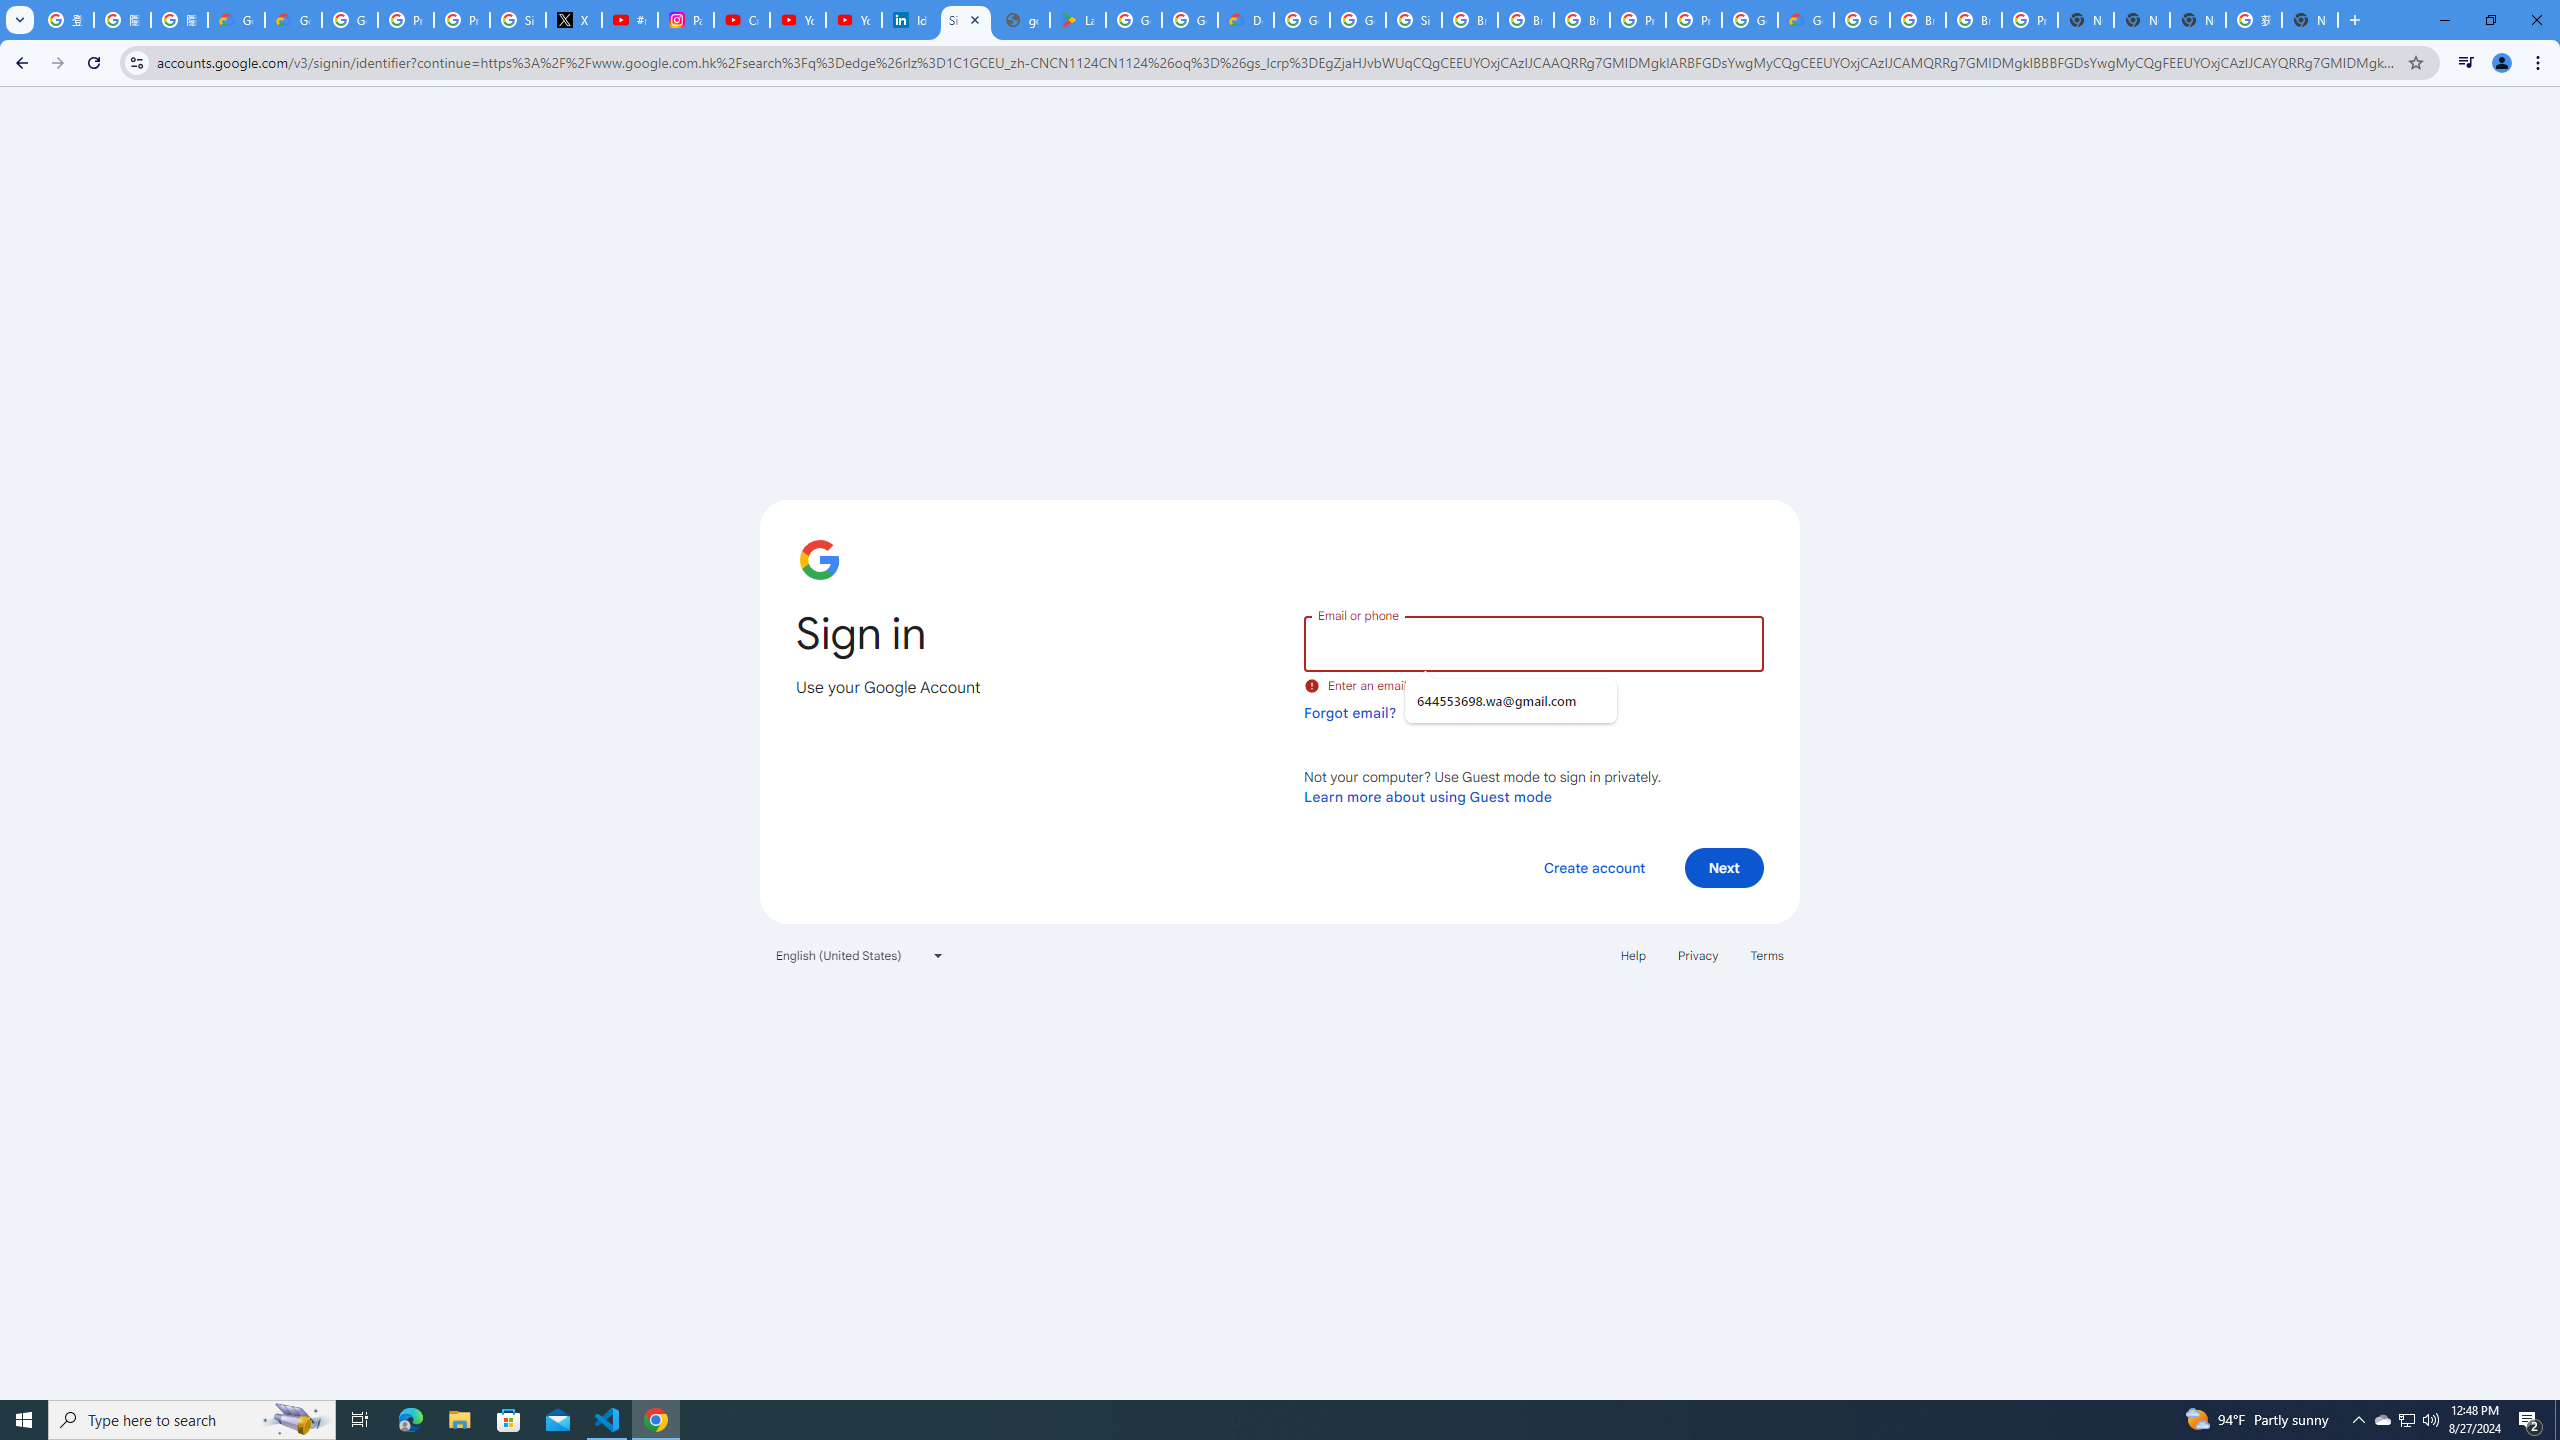 The image size is (2560, 1440). What do you see at coordinates (2310, 19) in the screenshot?
I see `'New Tab'` at bounding box center [2310, 19].